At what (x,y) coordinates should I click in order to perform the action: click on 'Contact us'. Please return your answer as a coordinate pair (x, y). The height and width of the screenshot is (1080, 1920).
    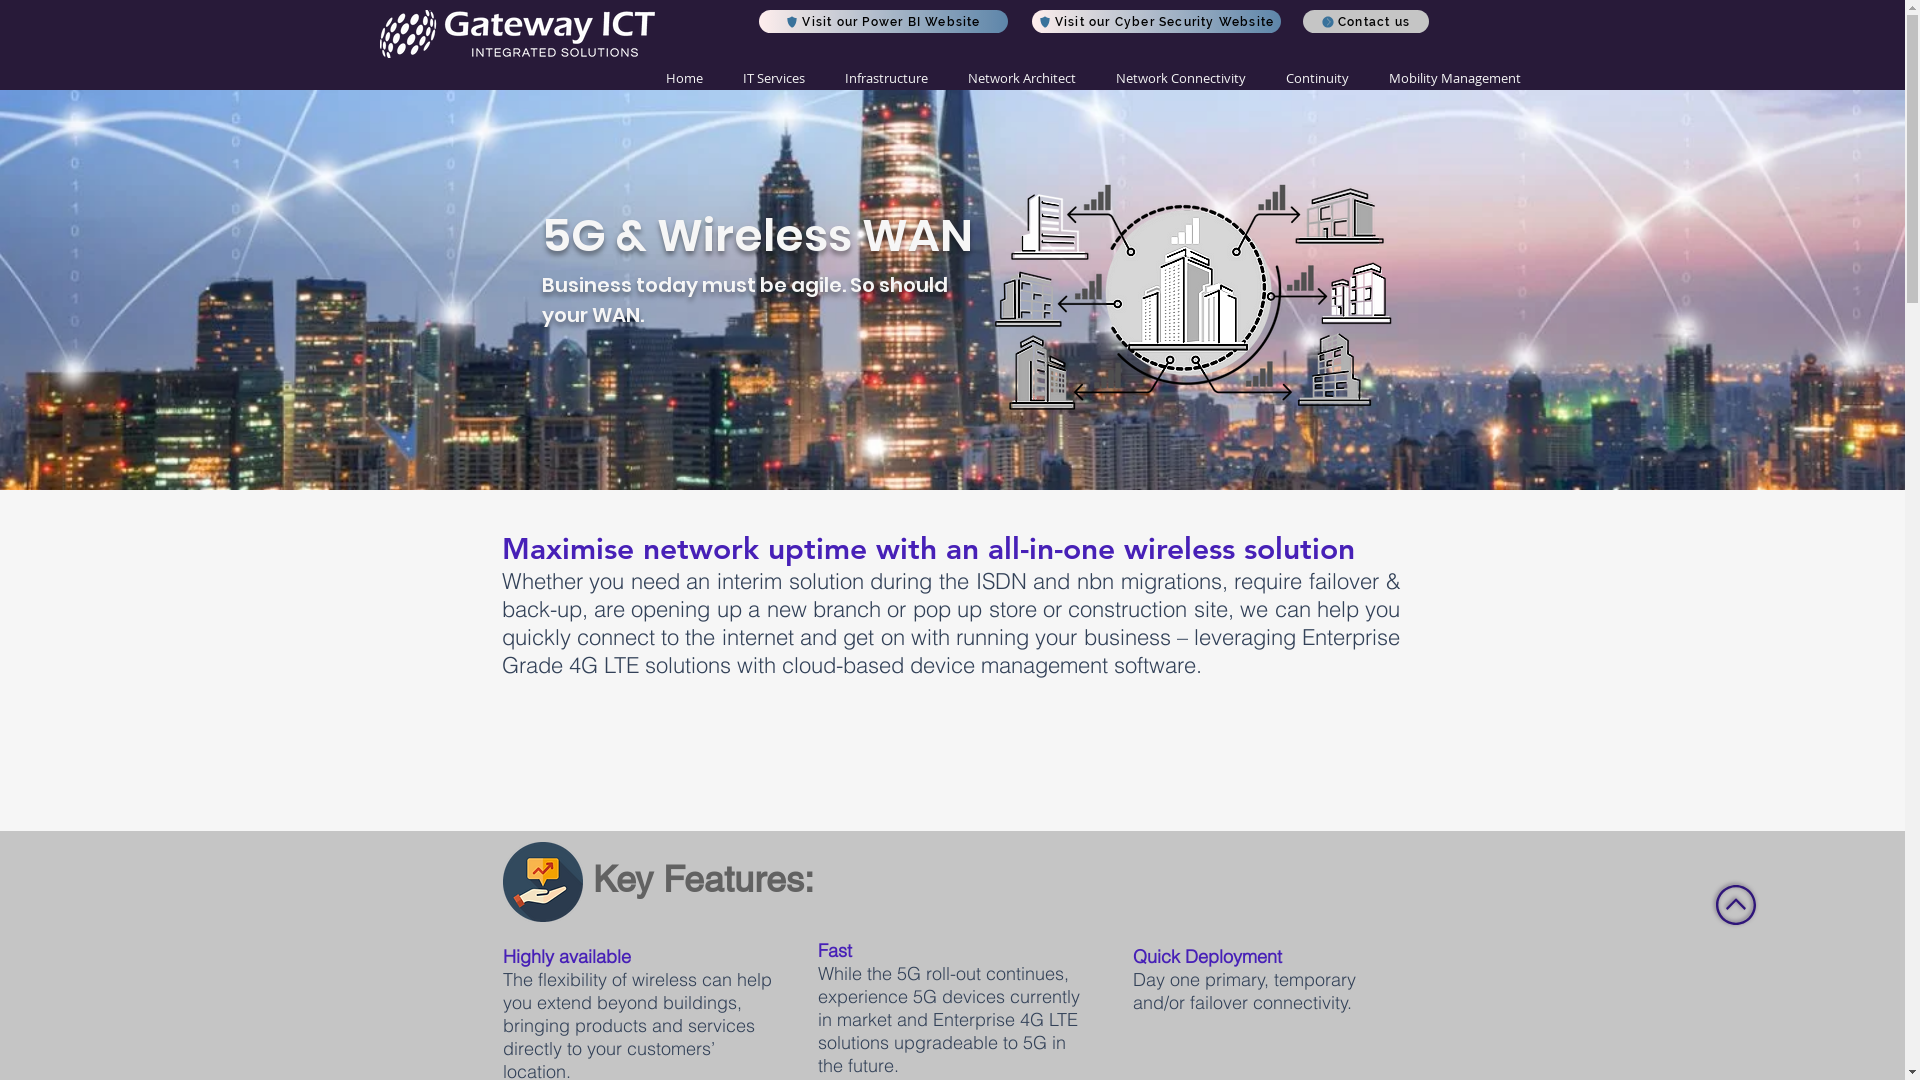
    Looking at the image, I should click on (1301, 21).